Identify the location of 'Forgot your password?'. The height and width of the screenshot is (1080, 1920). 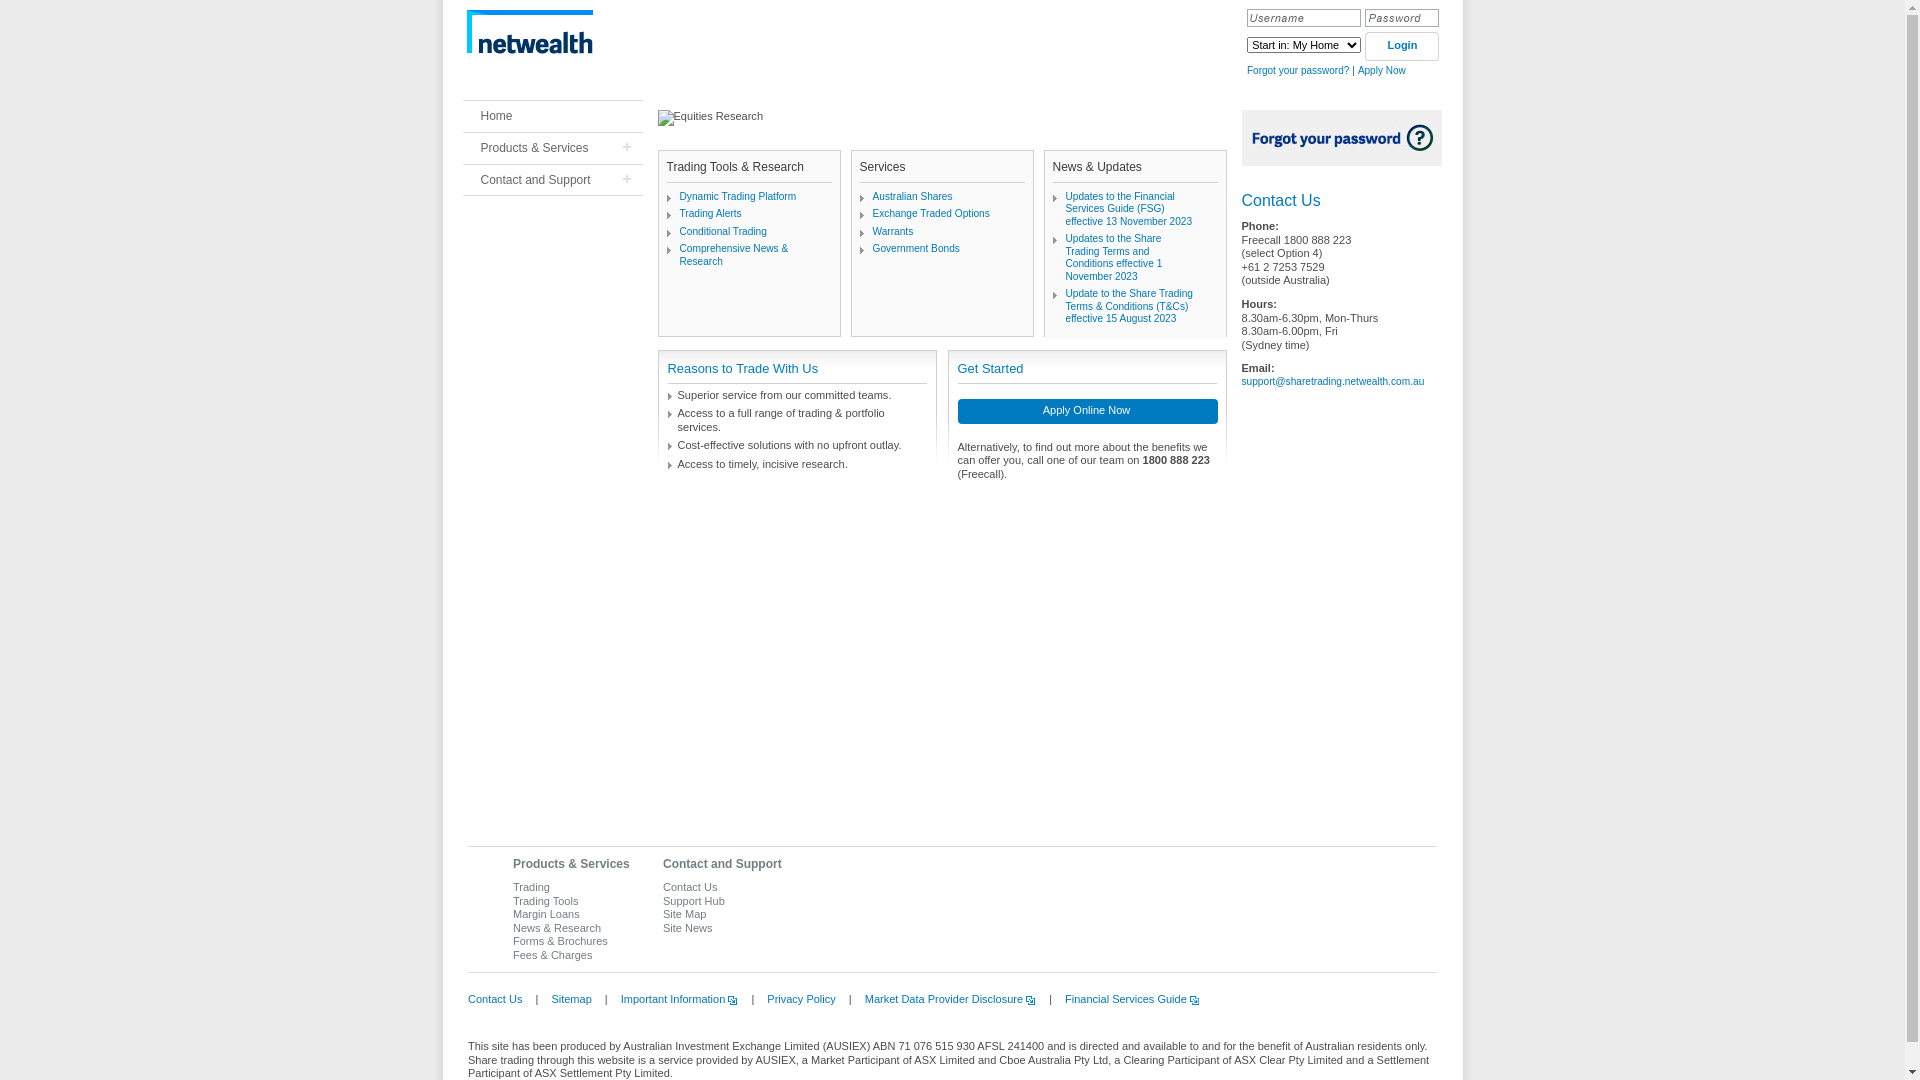
(1297, 69).